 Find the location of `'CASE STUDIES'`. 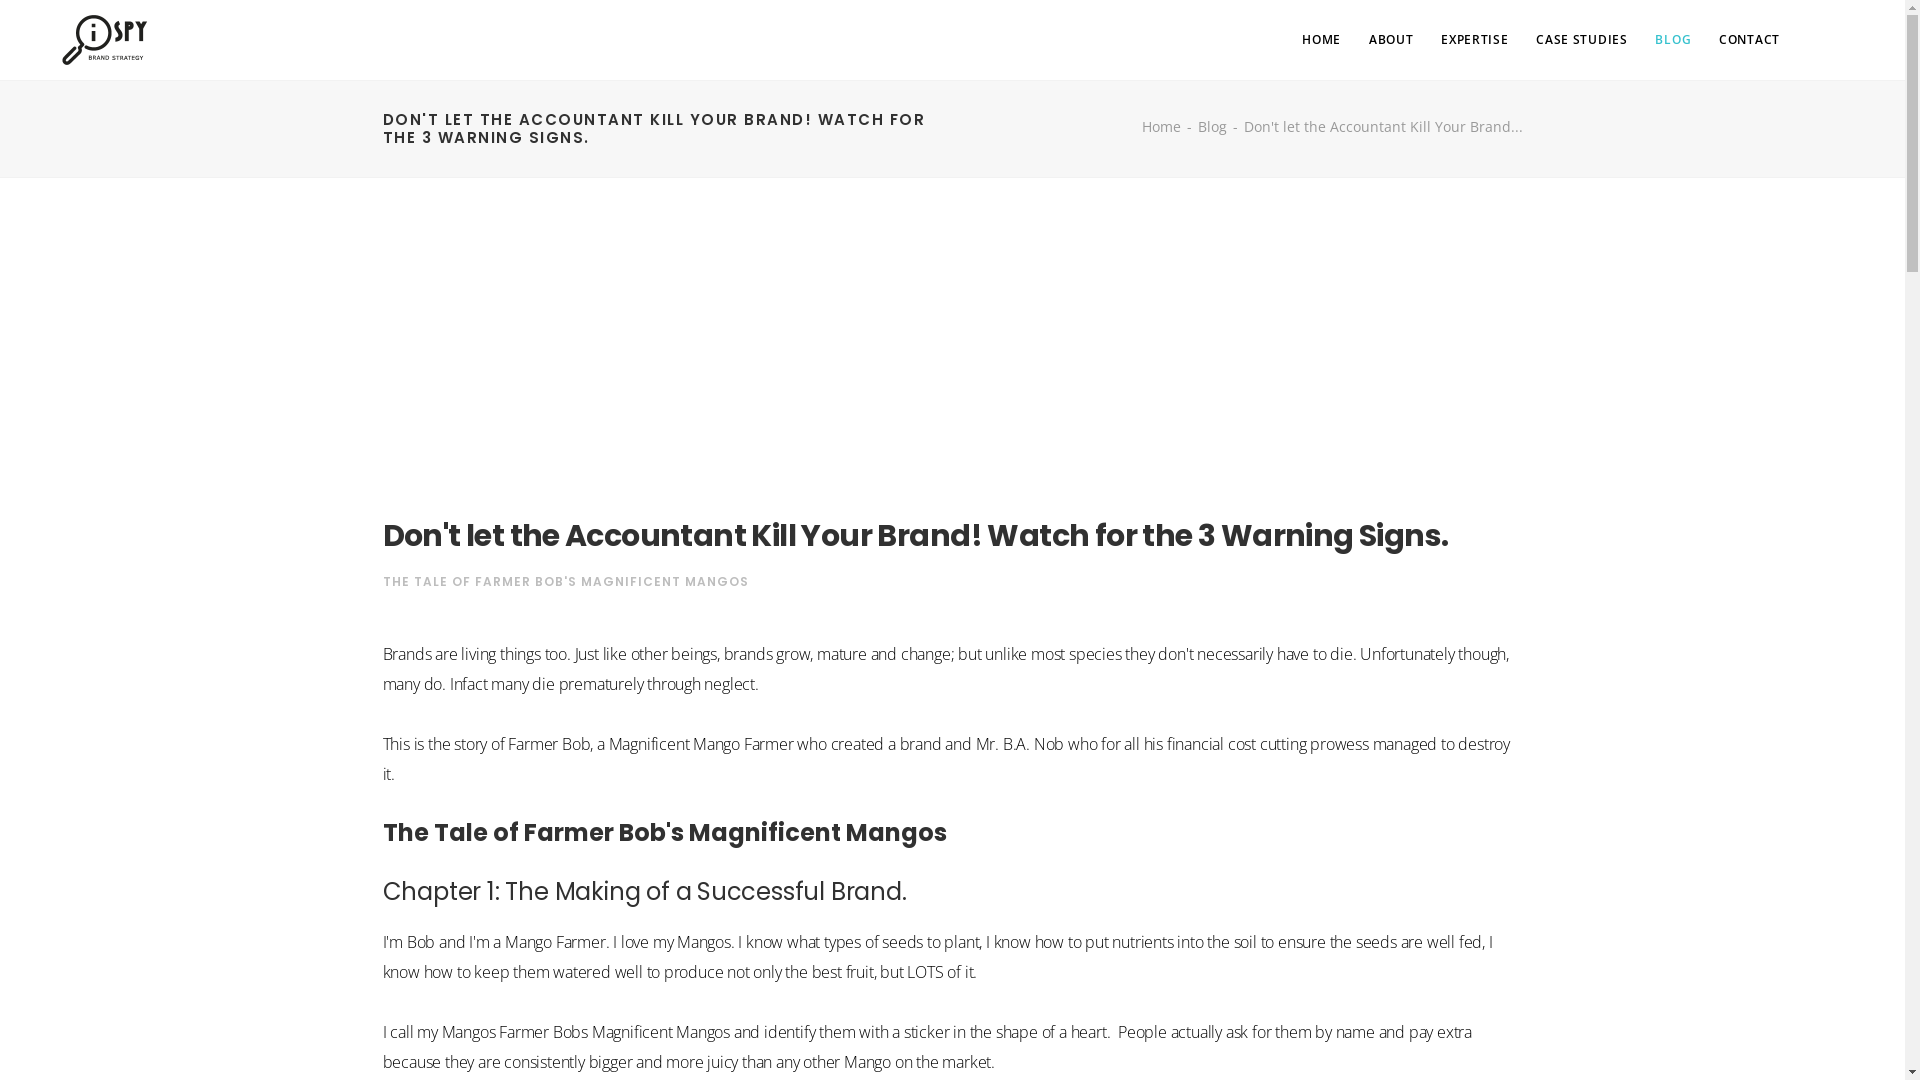

'CASE STUDIES' is located at coordinates (1535, 39).